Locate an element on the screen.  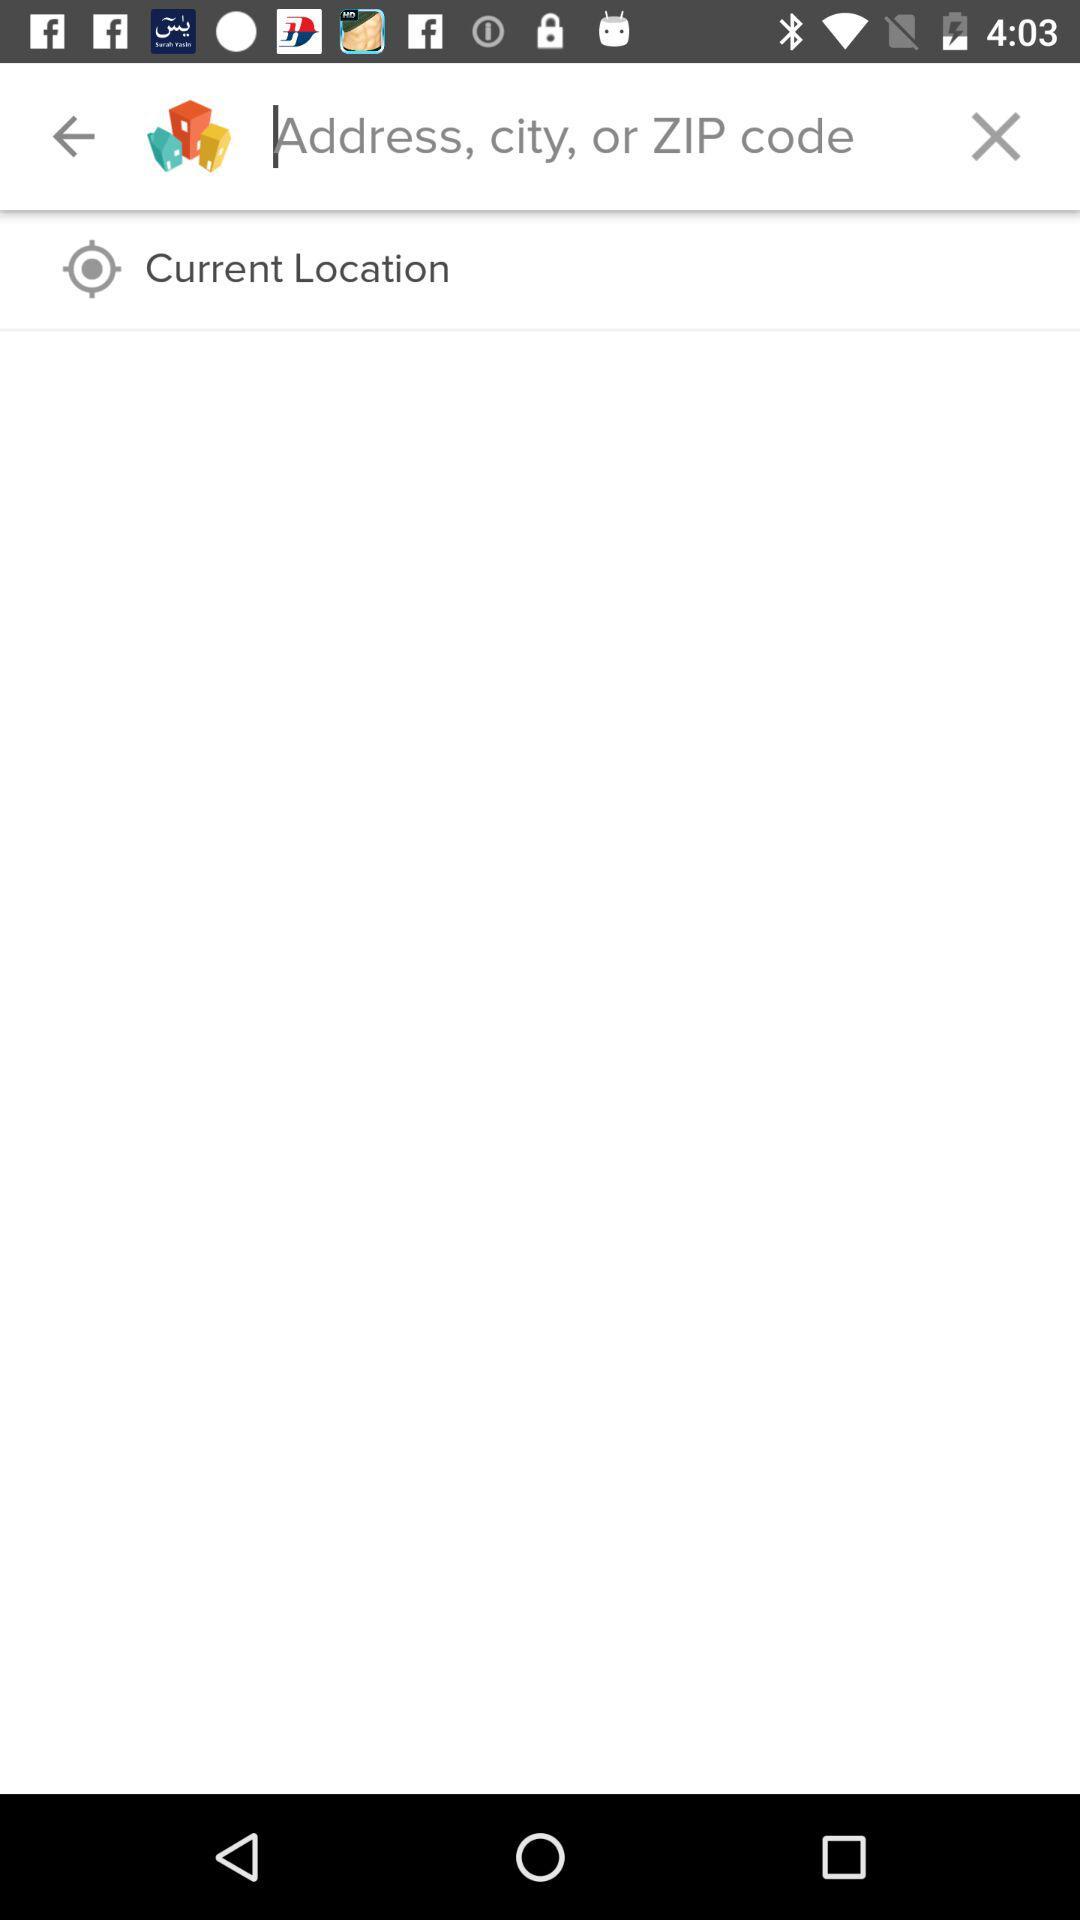
the icon to the left of the current location icon is located at coordinates (92, 268).